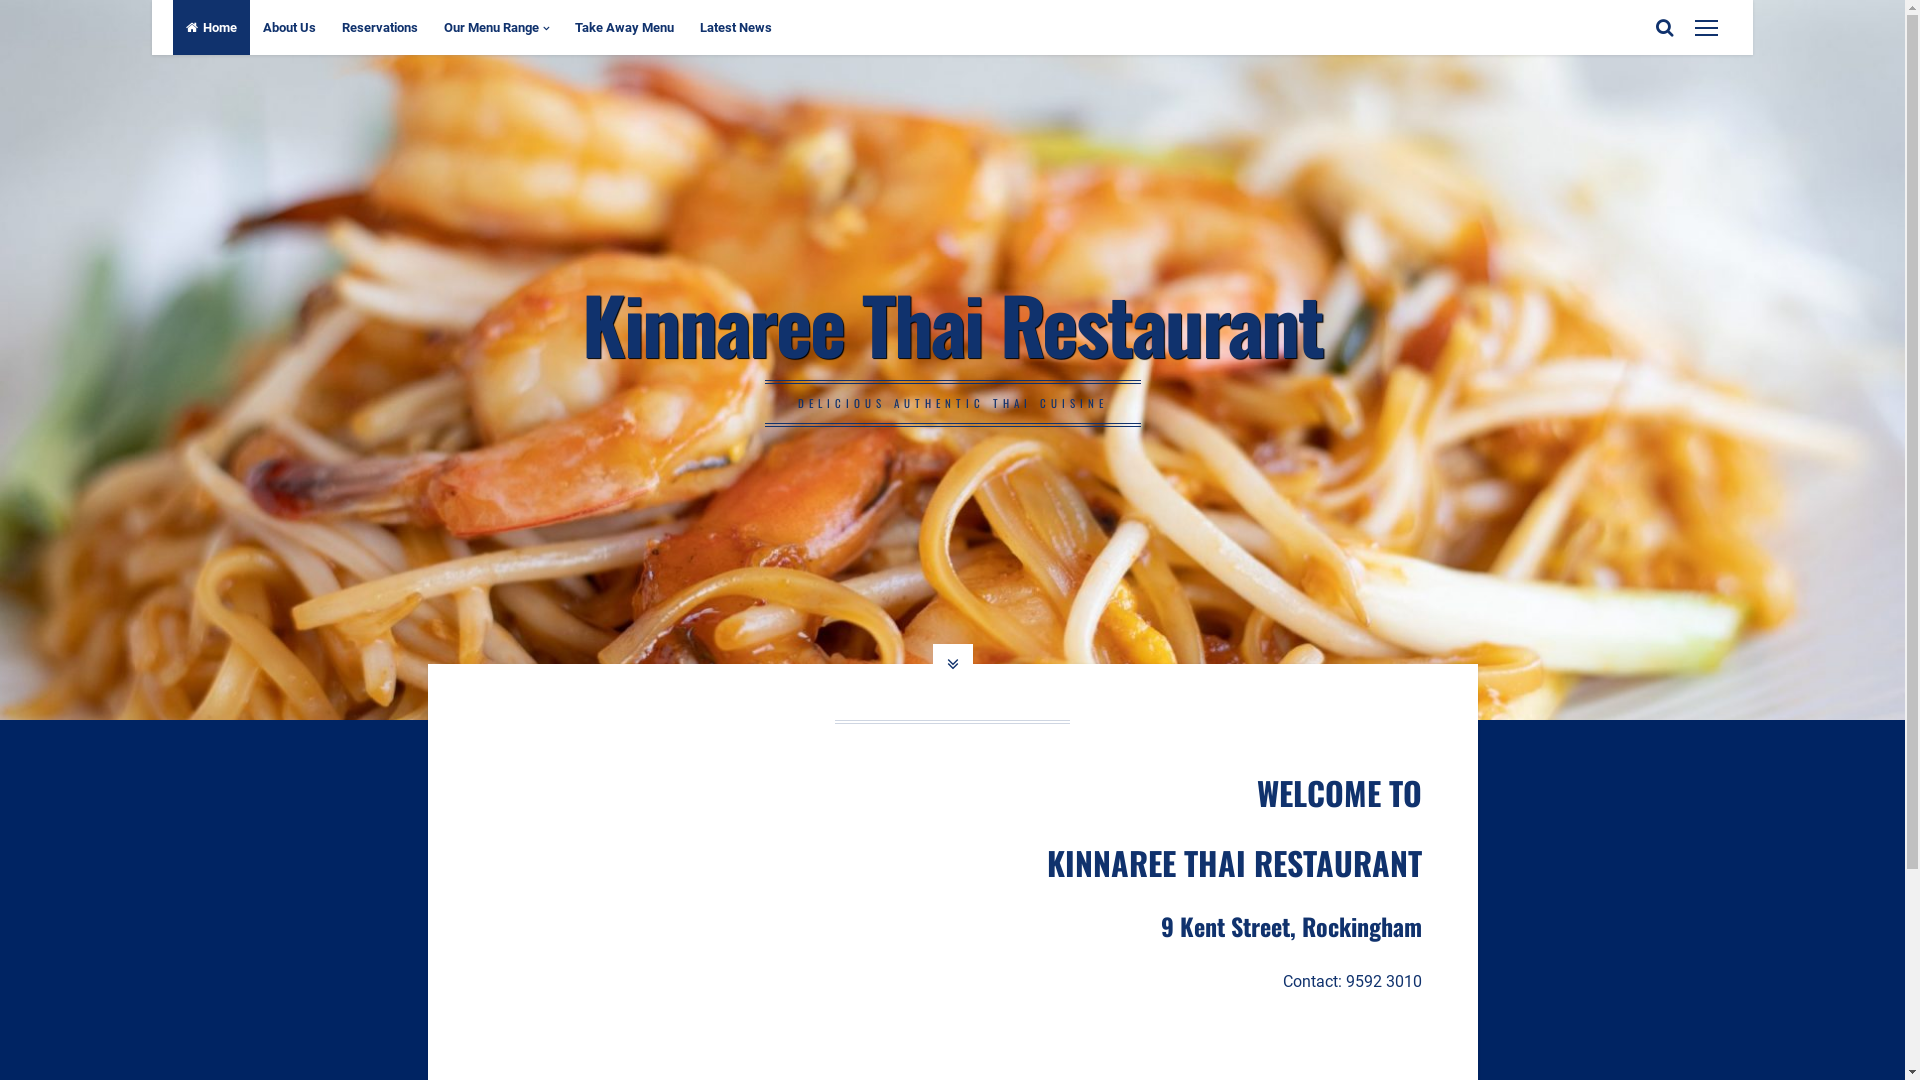 This screenshot has height=1080, width=1920. I want to click on 'Take Away Menu', so click(560, 27).